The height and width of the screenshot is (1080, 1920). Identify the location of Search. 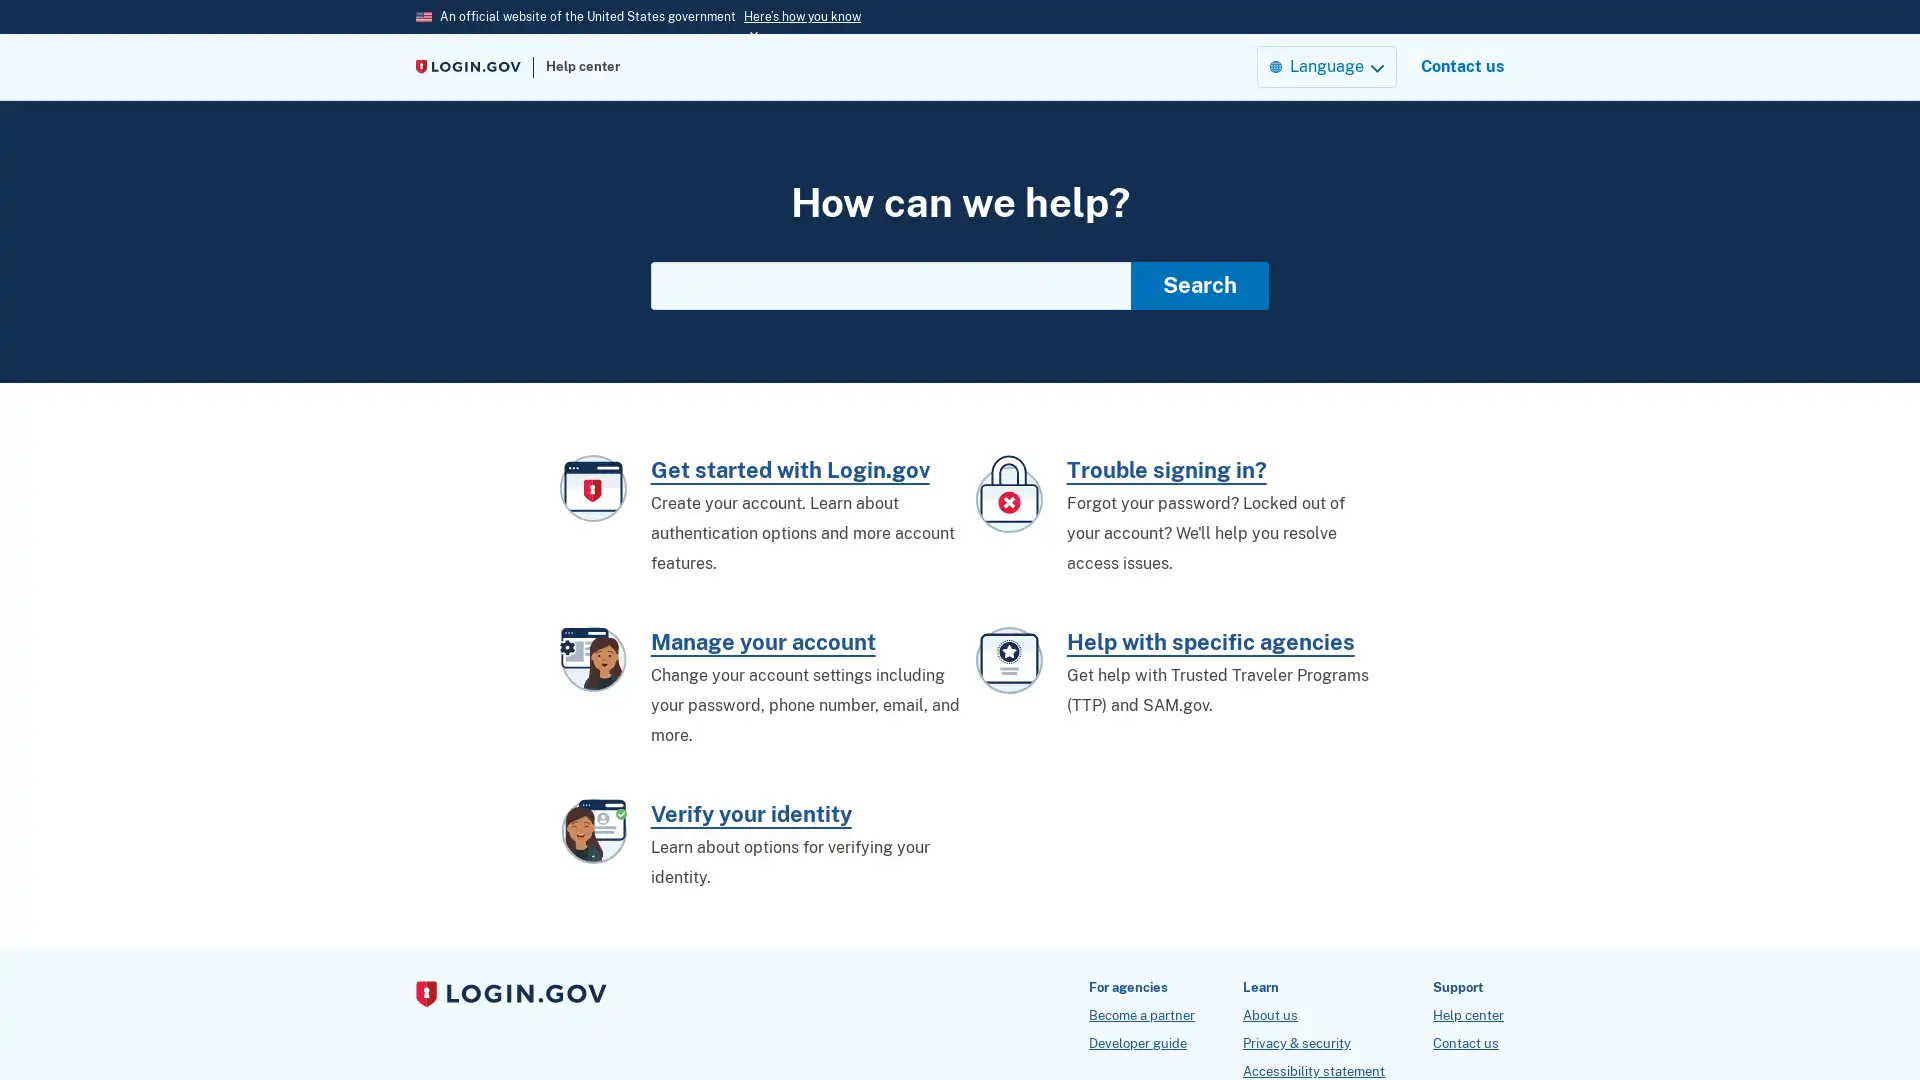
(1200, 285).